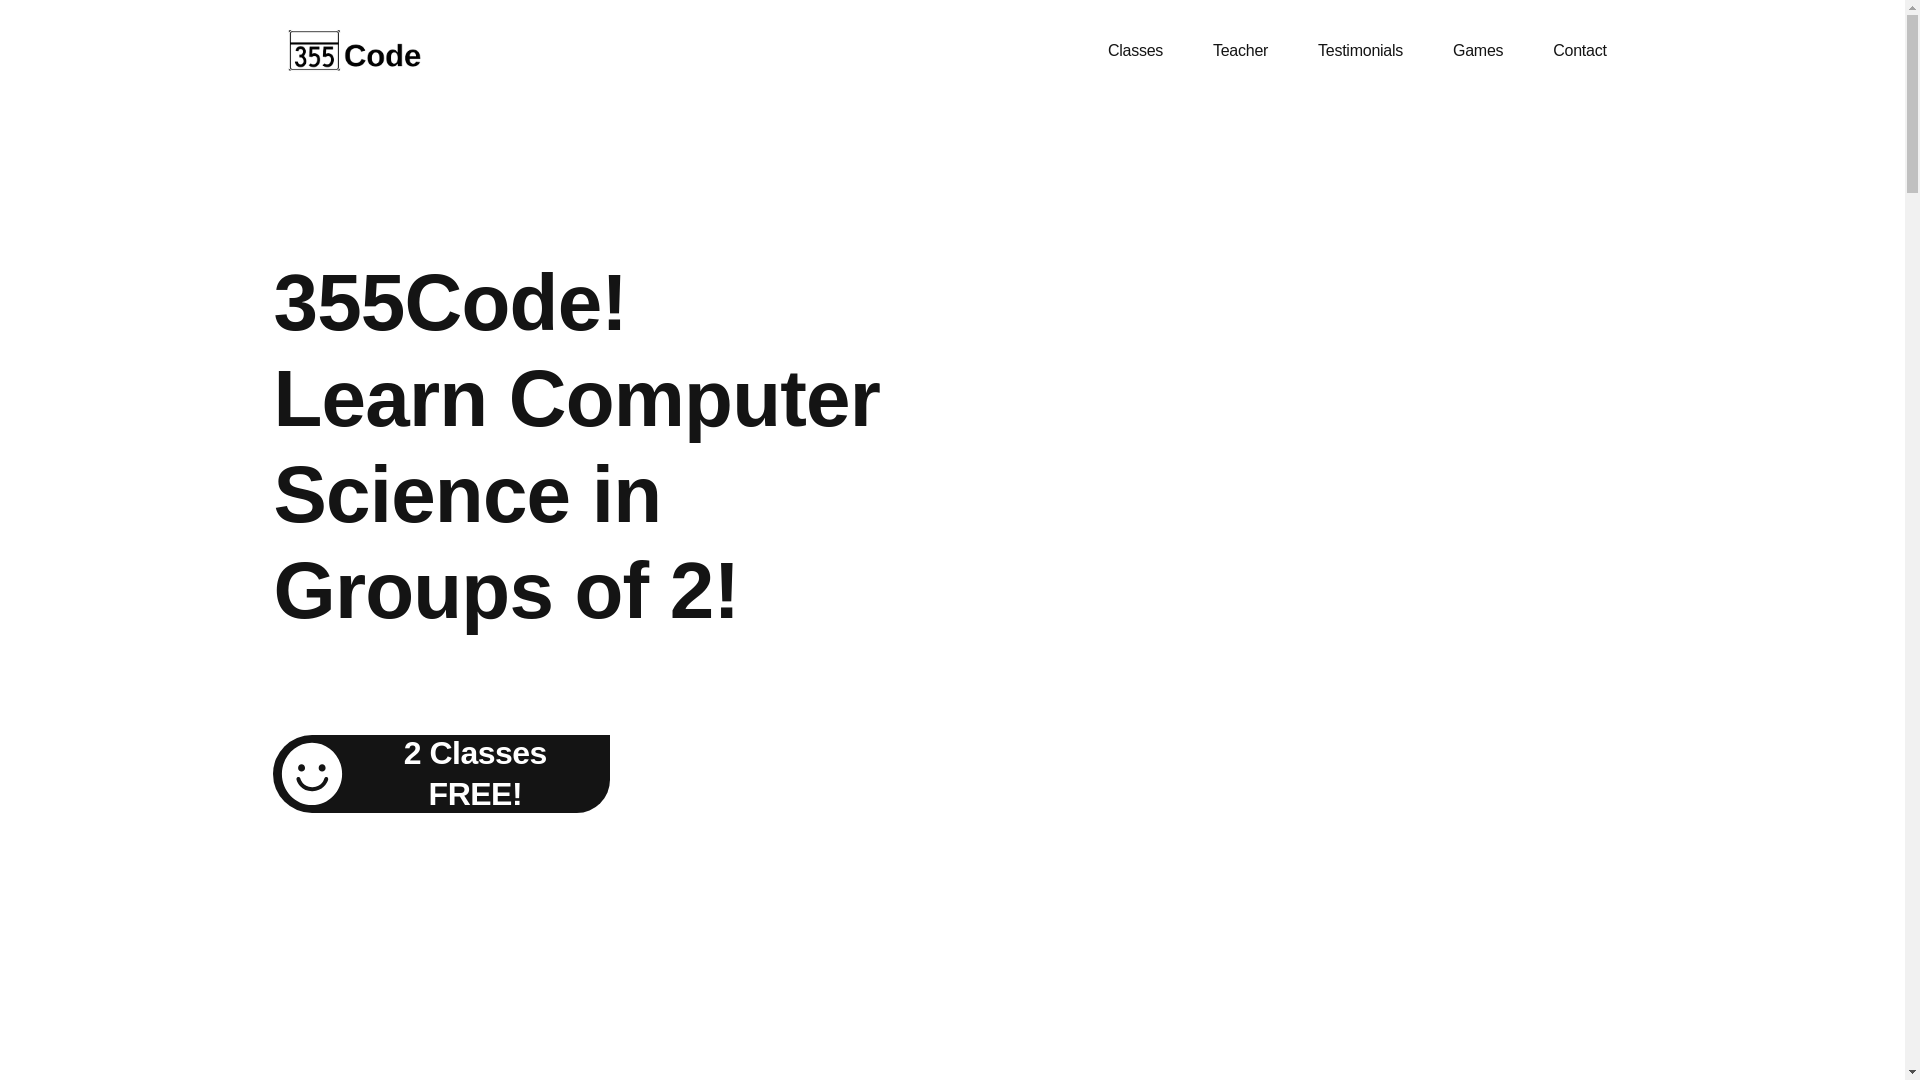  I want to click on 'Games', so click(1427, 49).